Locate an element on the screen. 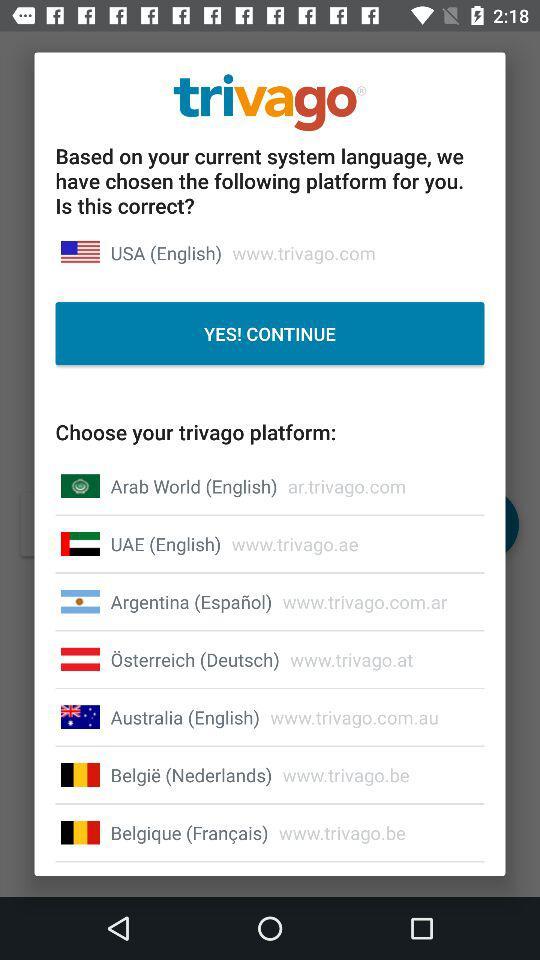  icon next to the ar.trivago.com icon is located at coordinates (194, 485).